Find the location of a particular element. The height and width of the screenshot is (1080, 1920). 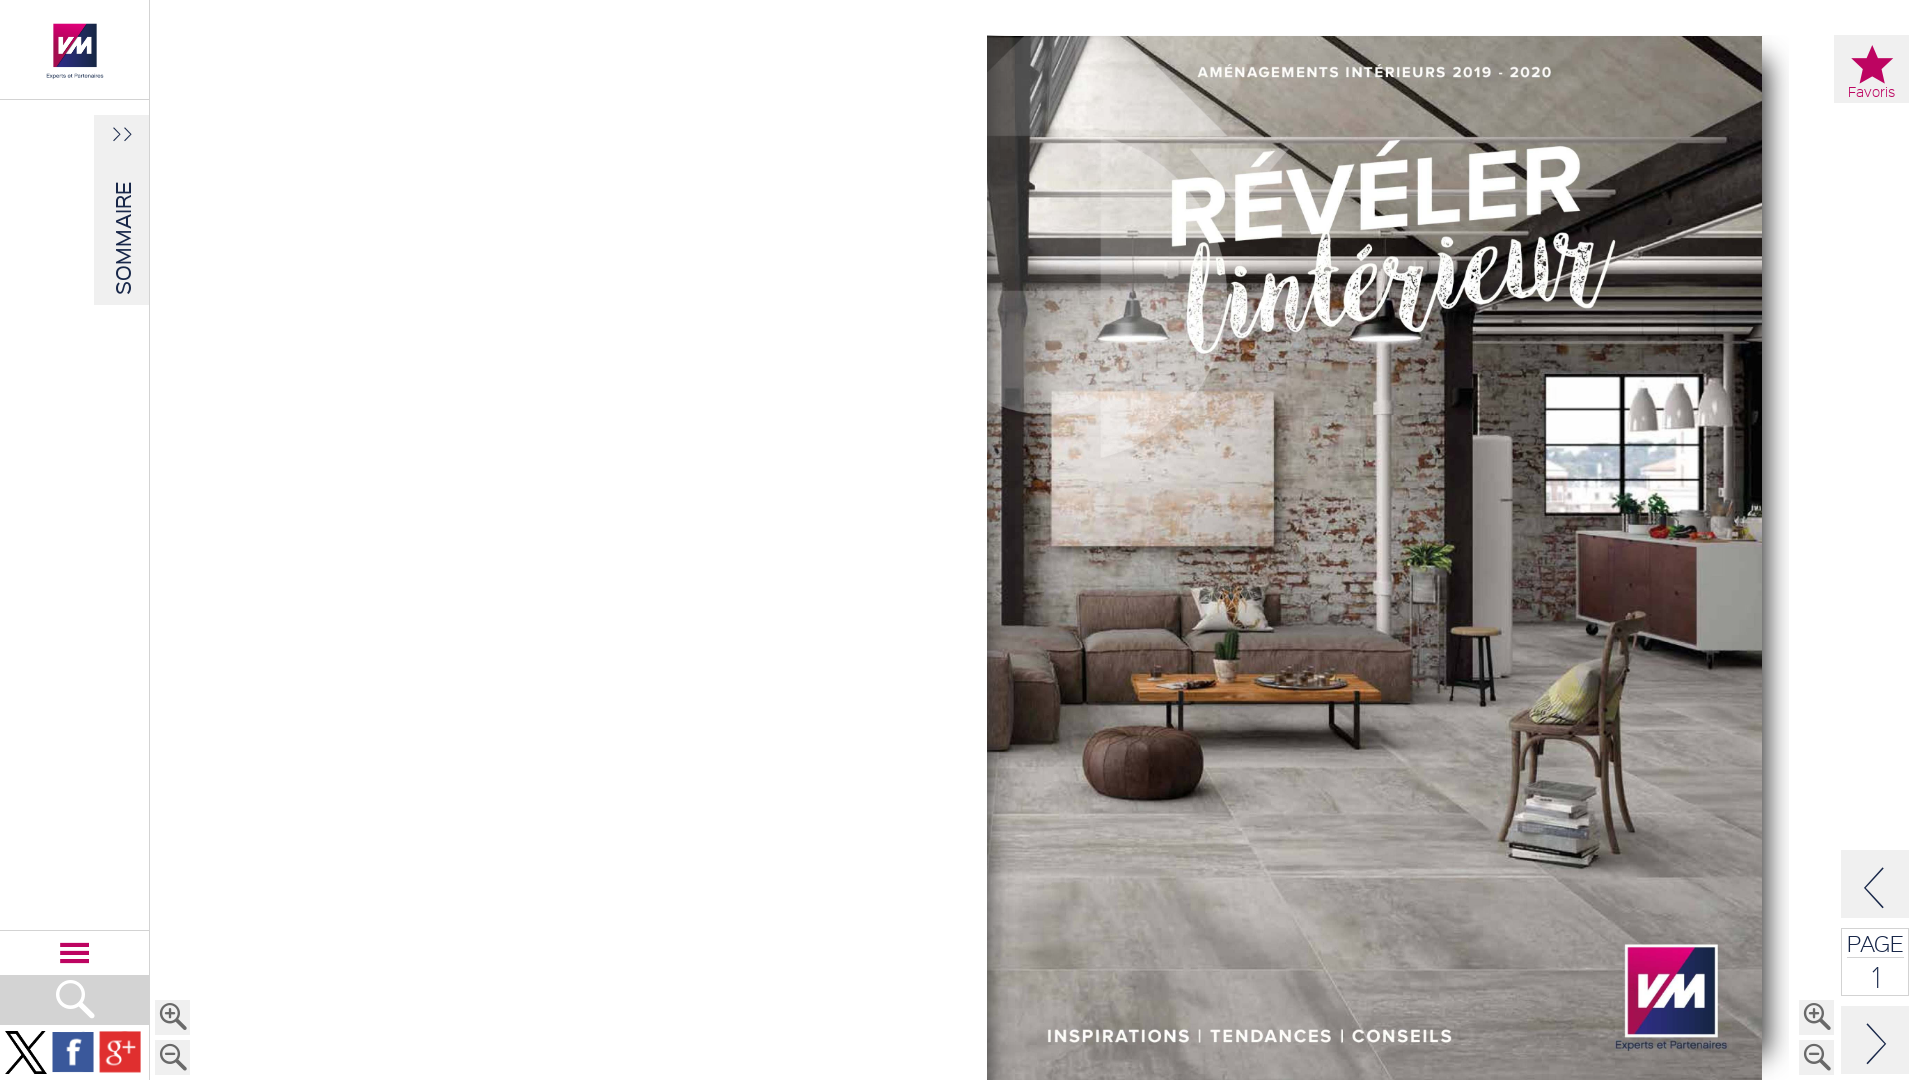

'Partager sur facebook' is located at coordinates (72, 1051).